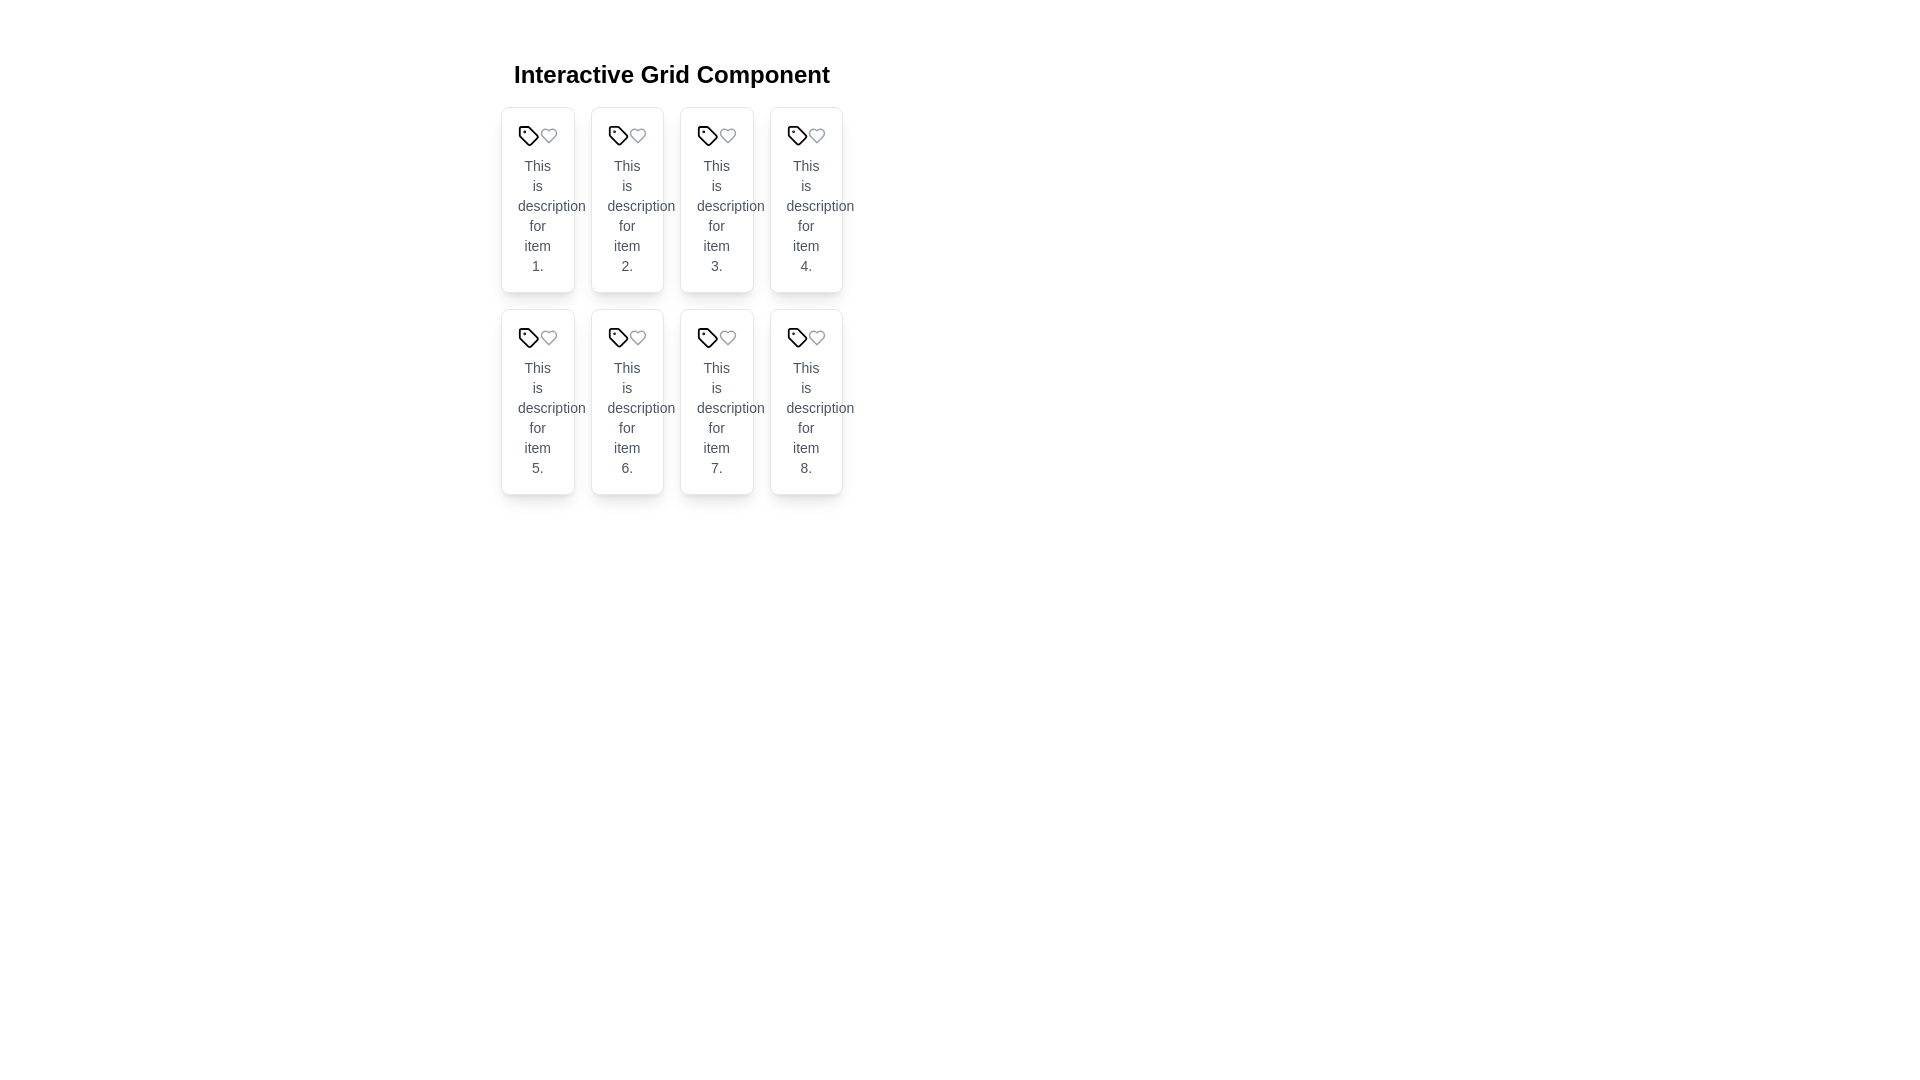  What do you see at coordinates (707, 135) in the screenshot?
I see `the tag icon located in the top left corner of the card labeled 'Tile 3', which is adjacent to a heart icon on its right` at bounding box center [707, 135].